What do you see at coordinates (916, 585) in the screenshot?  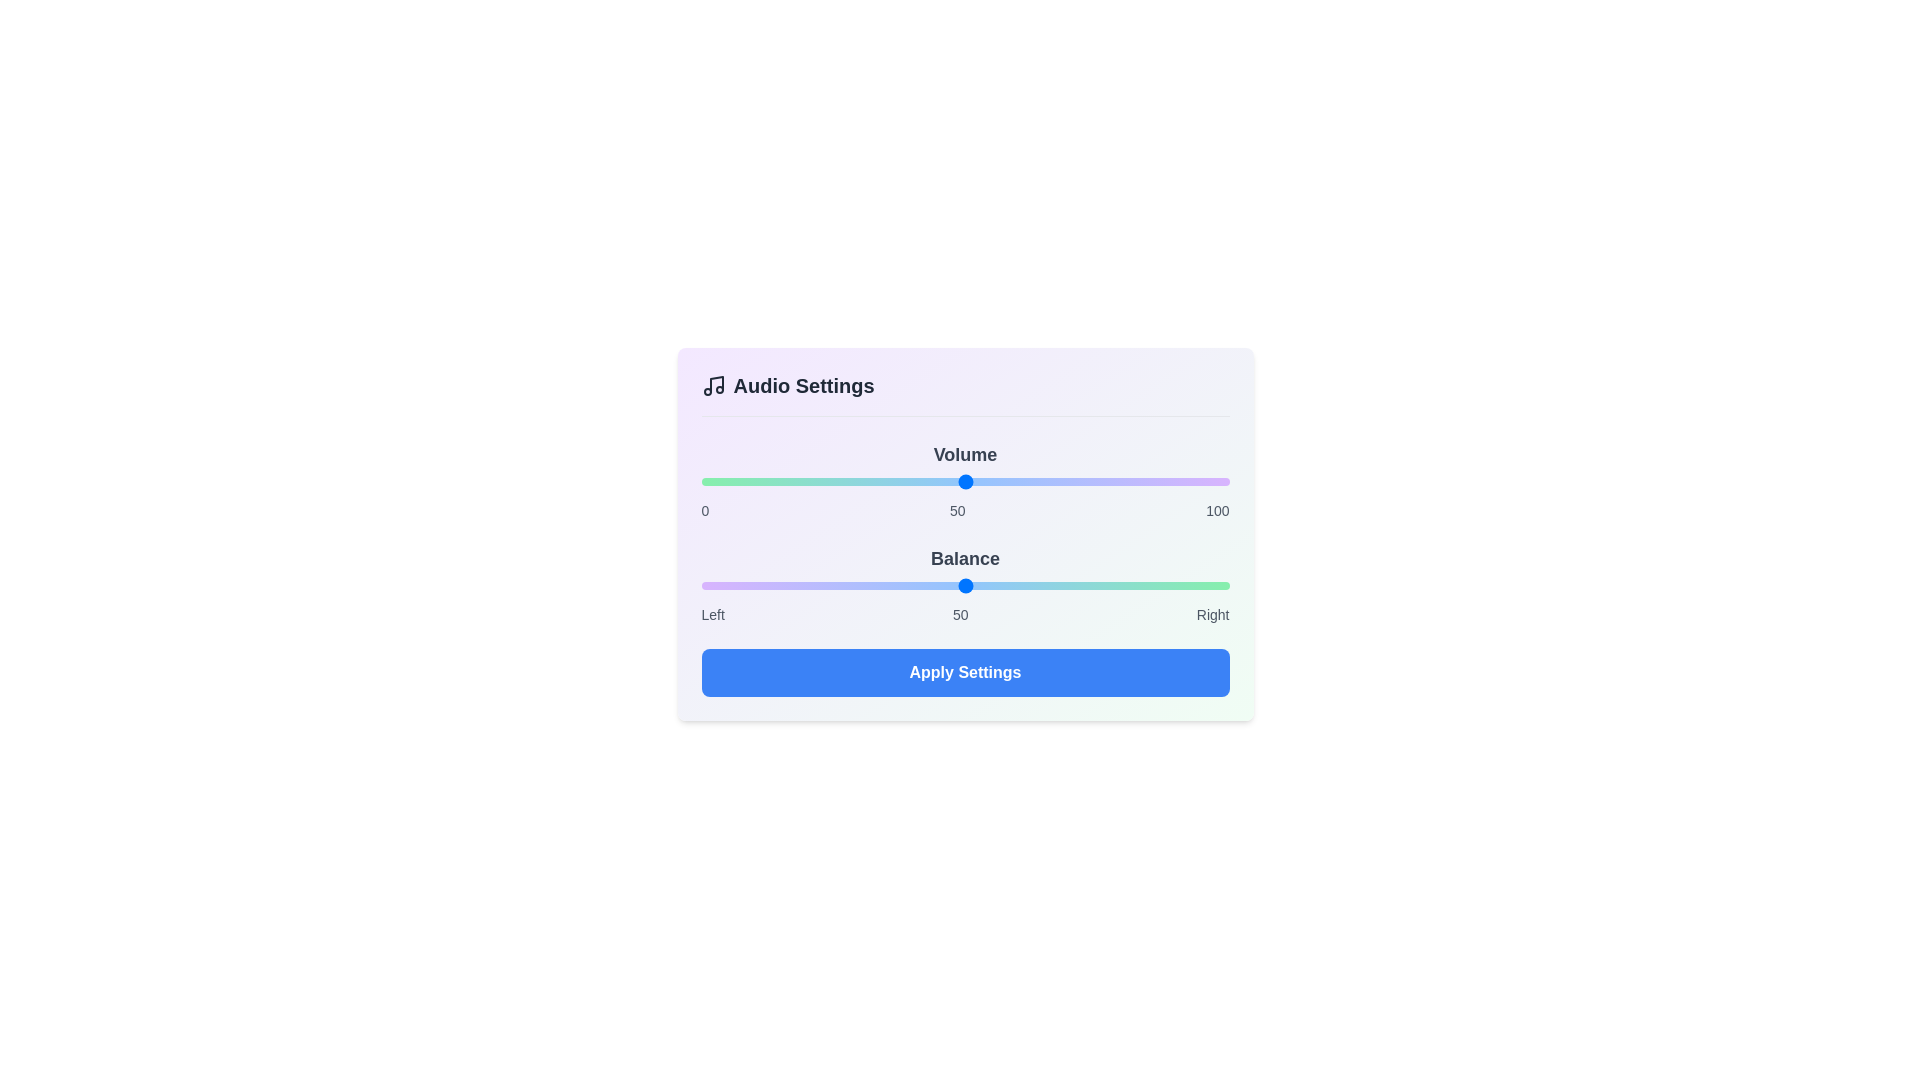 I see `balance` at bounding box center [916, 585].